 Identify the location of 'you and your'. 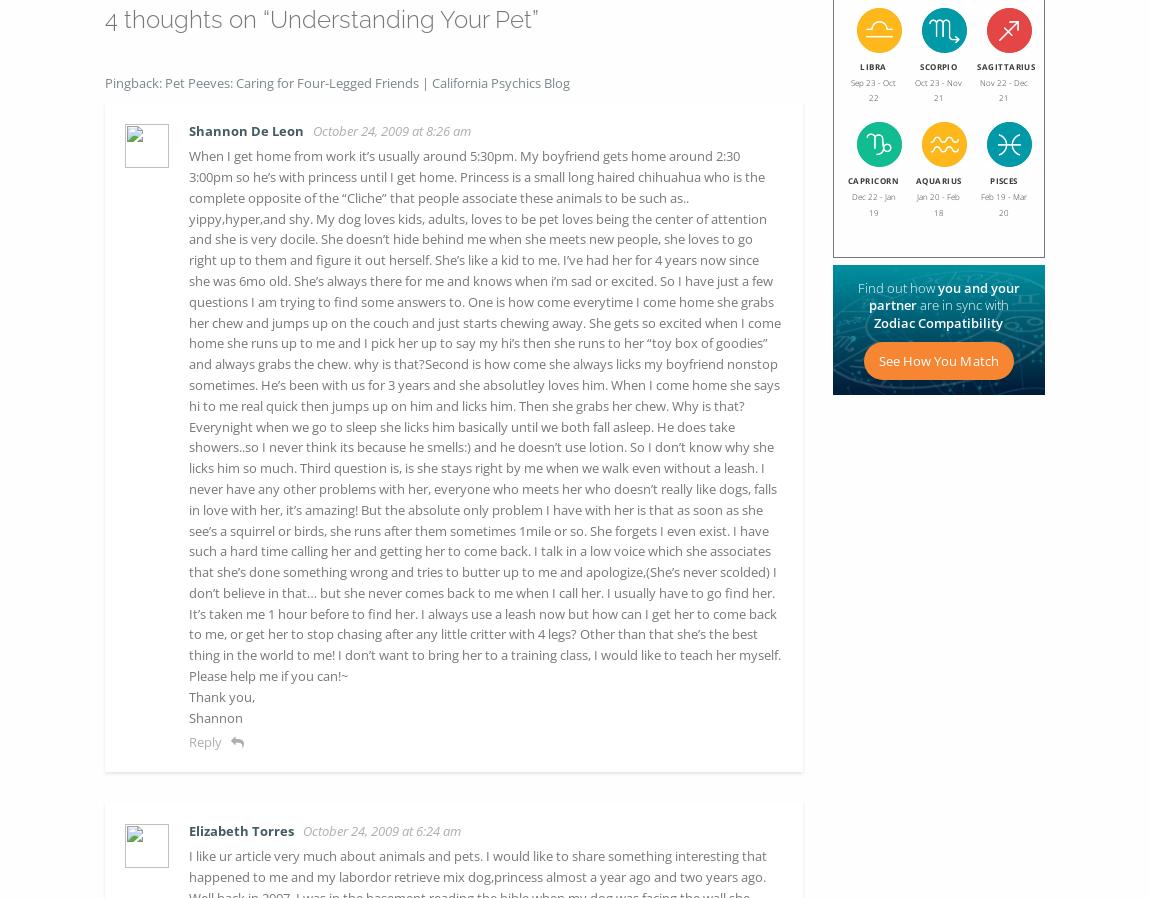
(977, 287).